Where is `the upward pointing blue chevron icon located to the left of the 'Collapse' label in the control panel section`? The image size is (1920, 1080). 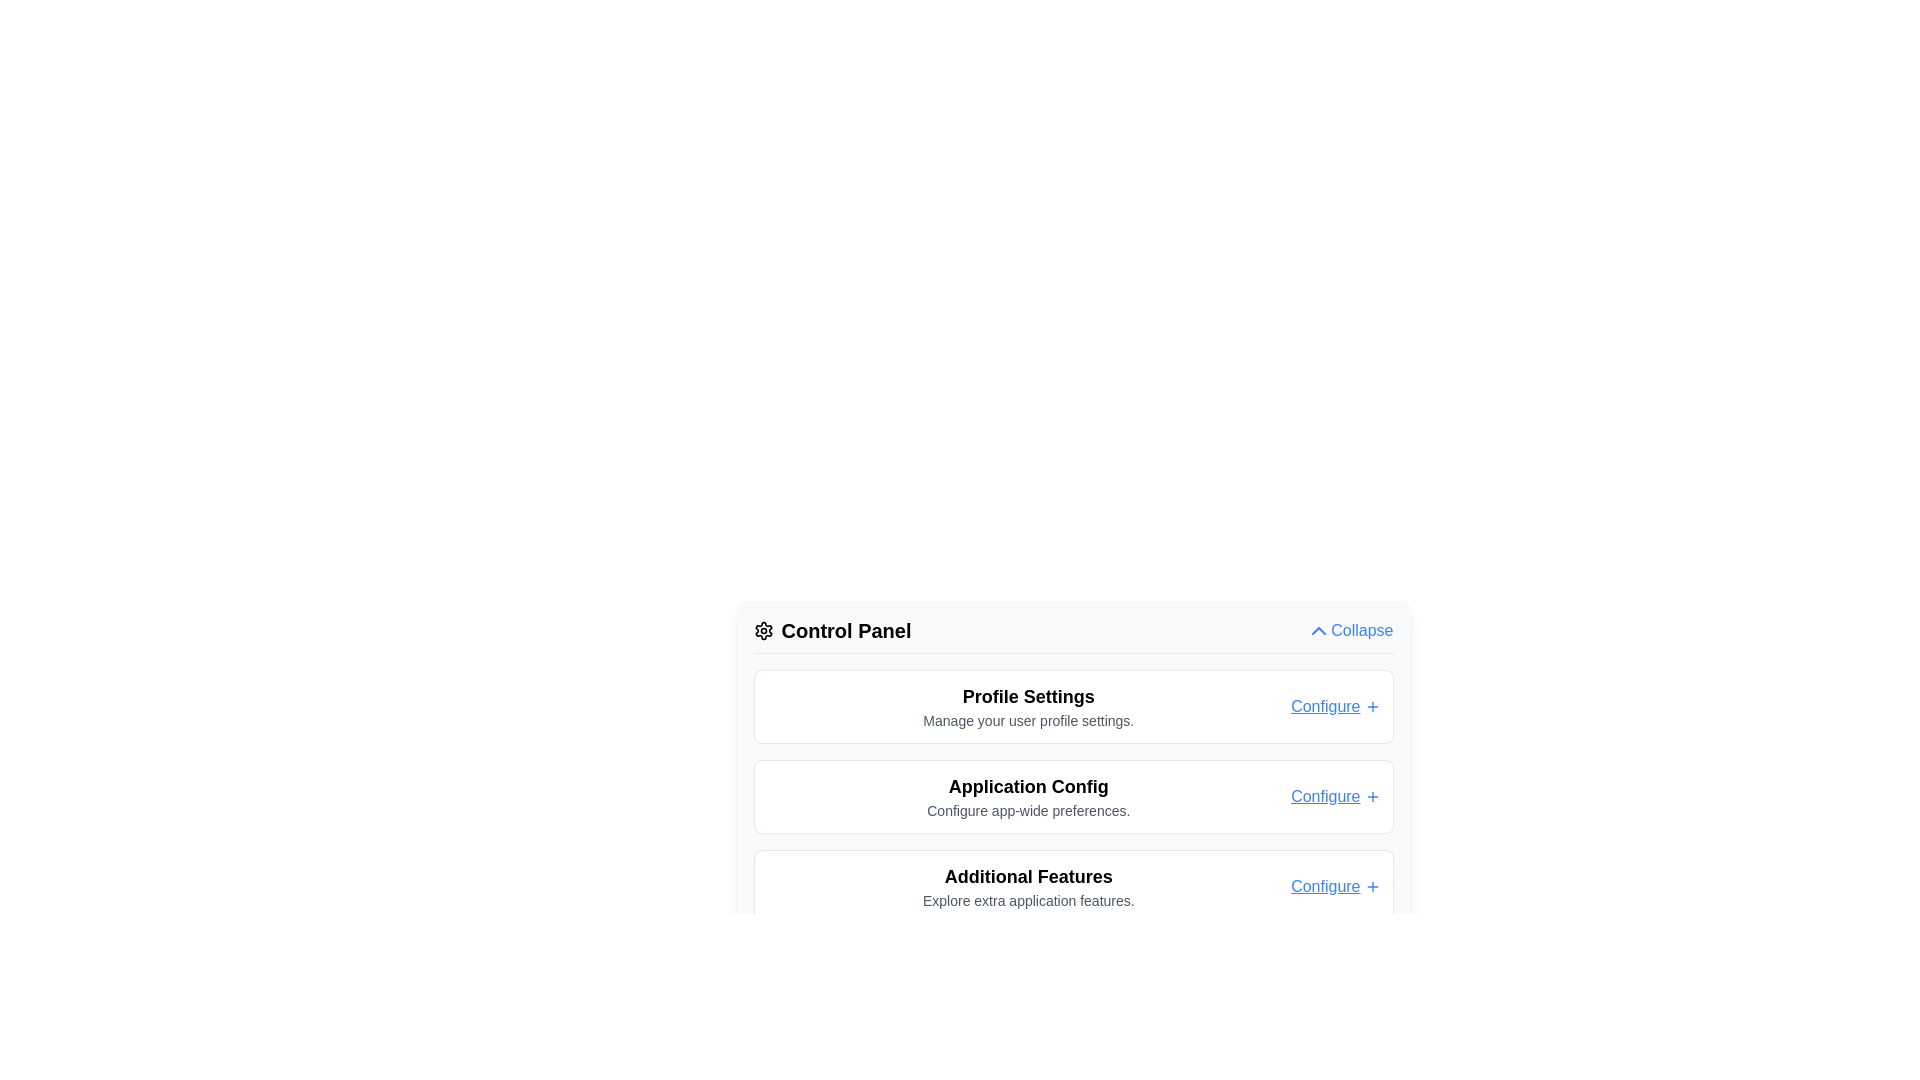
the upward pointing blue chevron icon located to the left of the 'Collapse' label in the control panel section is located at coordinates (1319, 631).